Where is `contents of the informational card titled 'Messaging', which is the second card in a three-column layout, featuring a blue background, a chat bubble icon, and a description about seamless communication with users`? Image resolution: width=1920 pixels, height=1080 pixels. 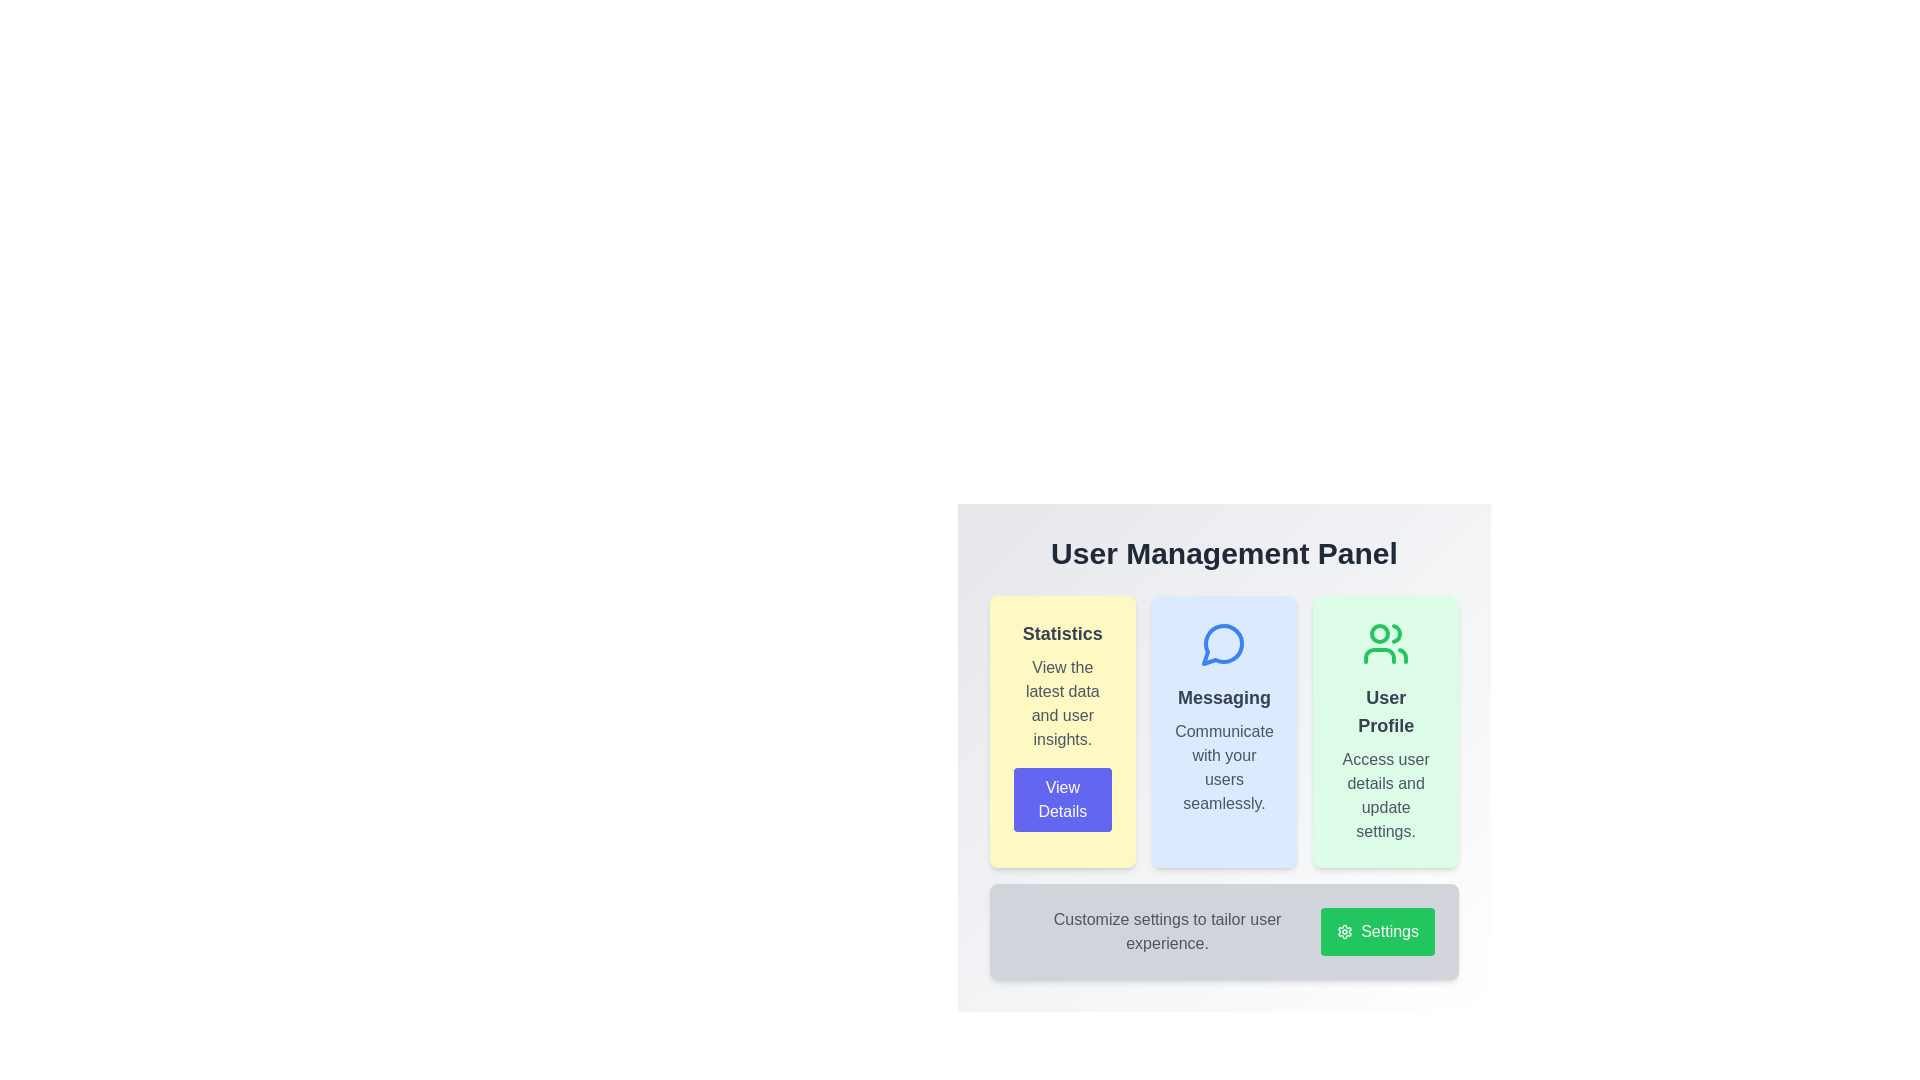
contents of the informational card titled 'Messaging', which is the second card in a three-column layout, featuring a blue background, a chat bubble icon, and a description about seamless communication with users is located at coordinates (1223, 786).